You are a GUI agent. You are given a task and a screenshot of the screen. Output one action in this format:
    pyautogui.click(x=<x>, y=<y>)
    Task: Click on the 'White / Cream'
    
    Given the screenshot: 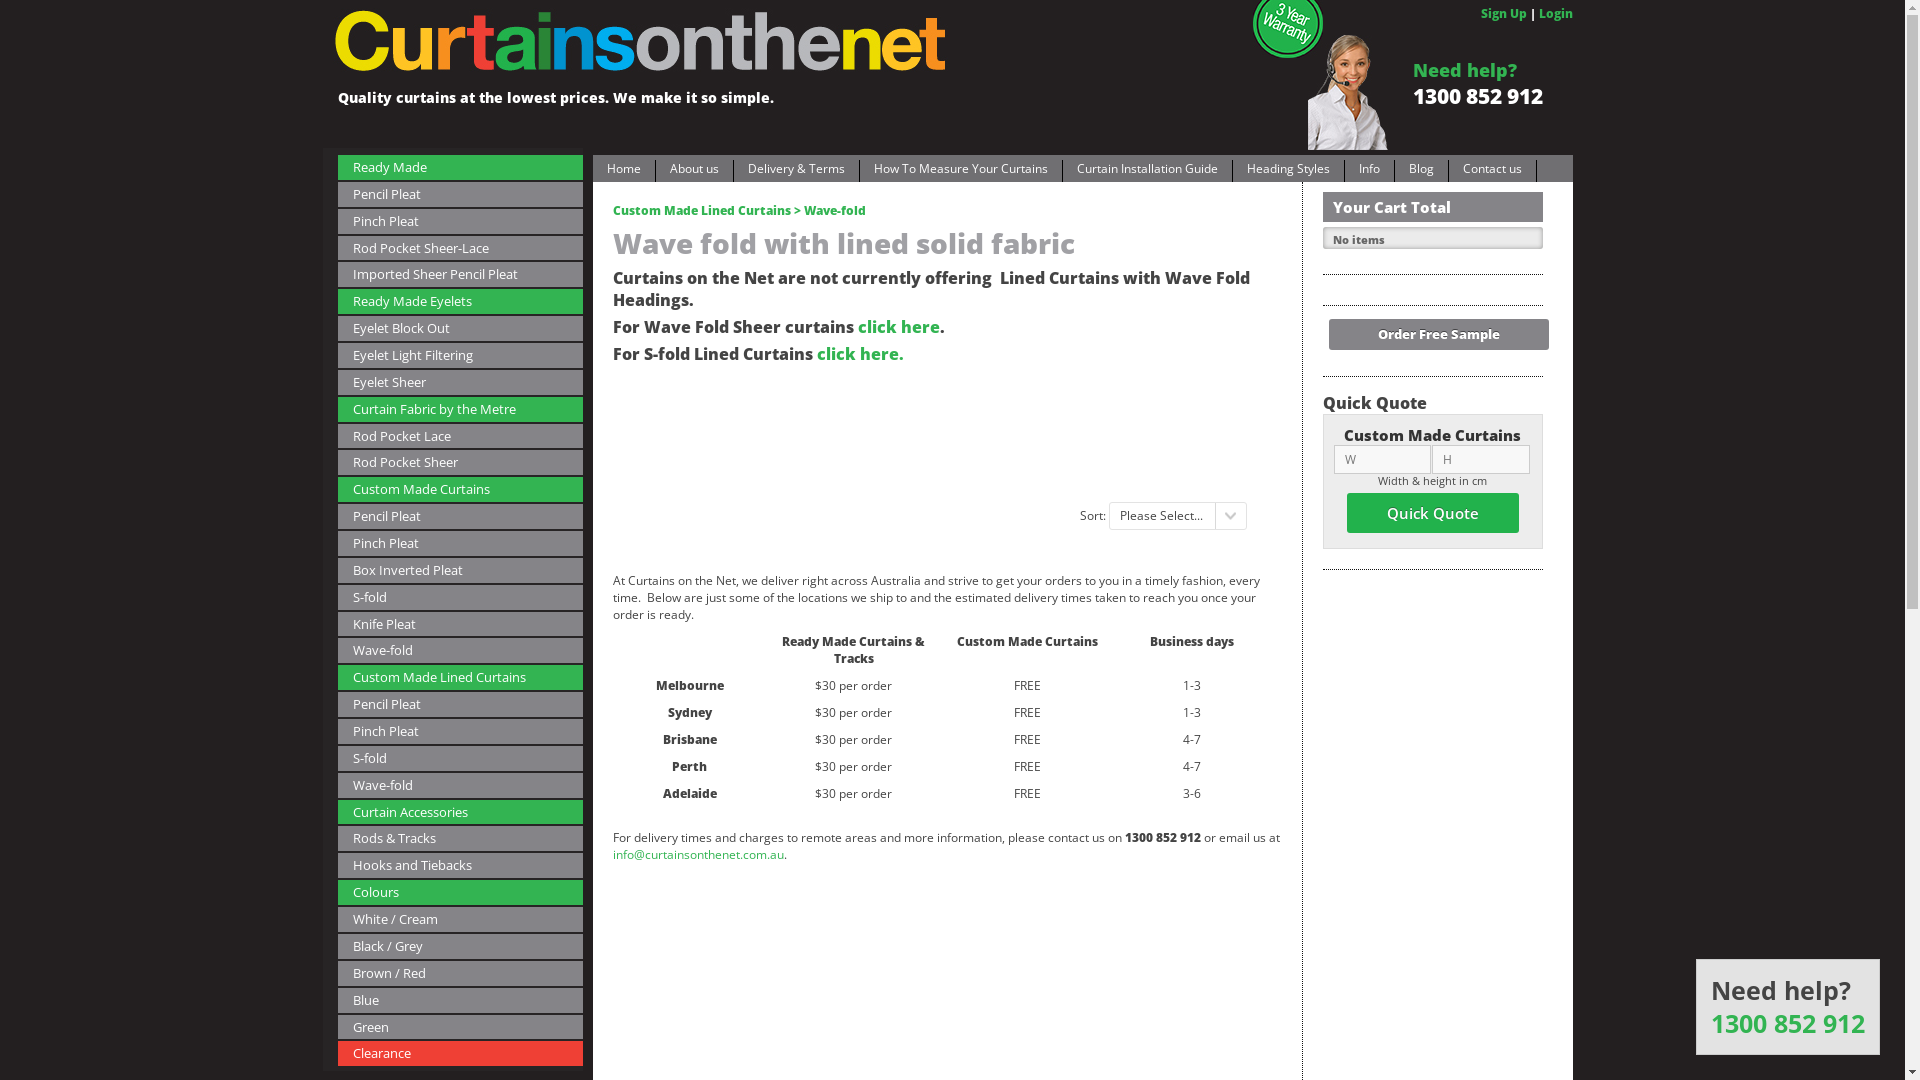 What is the action you would take?
    pyautogui.click(x=459, y=919)
    